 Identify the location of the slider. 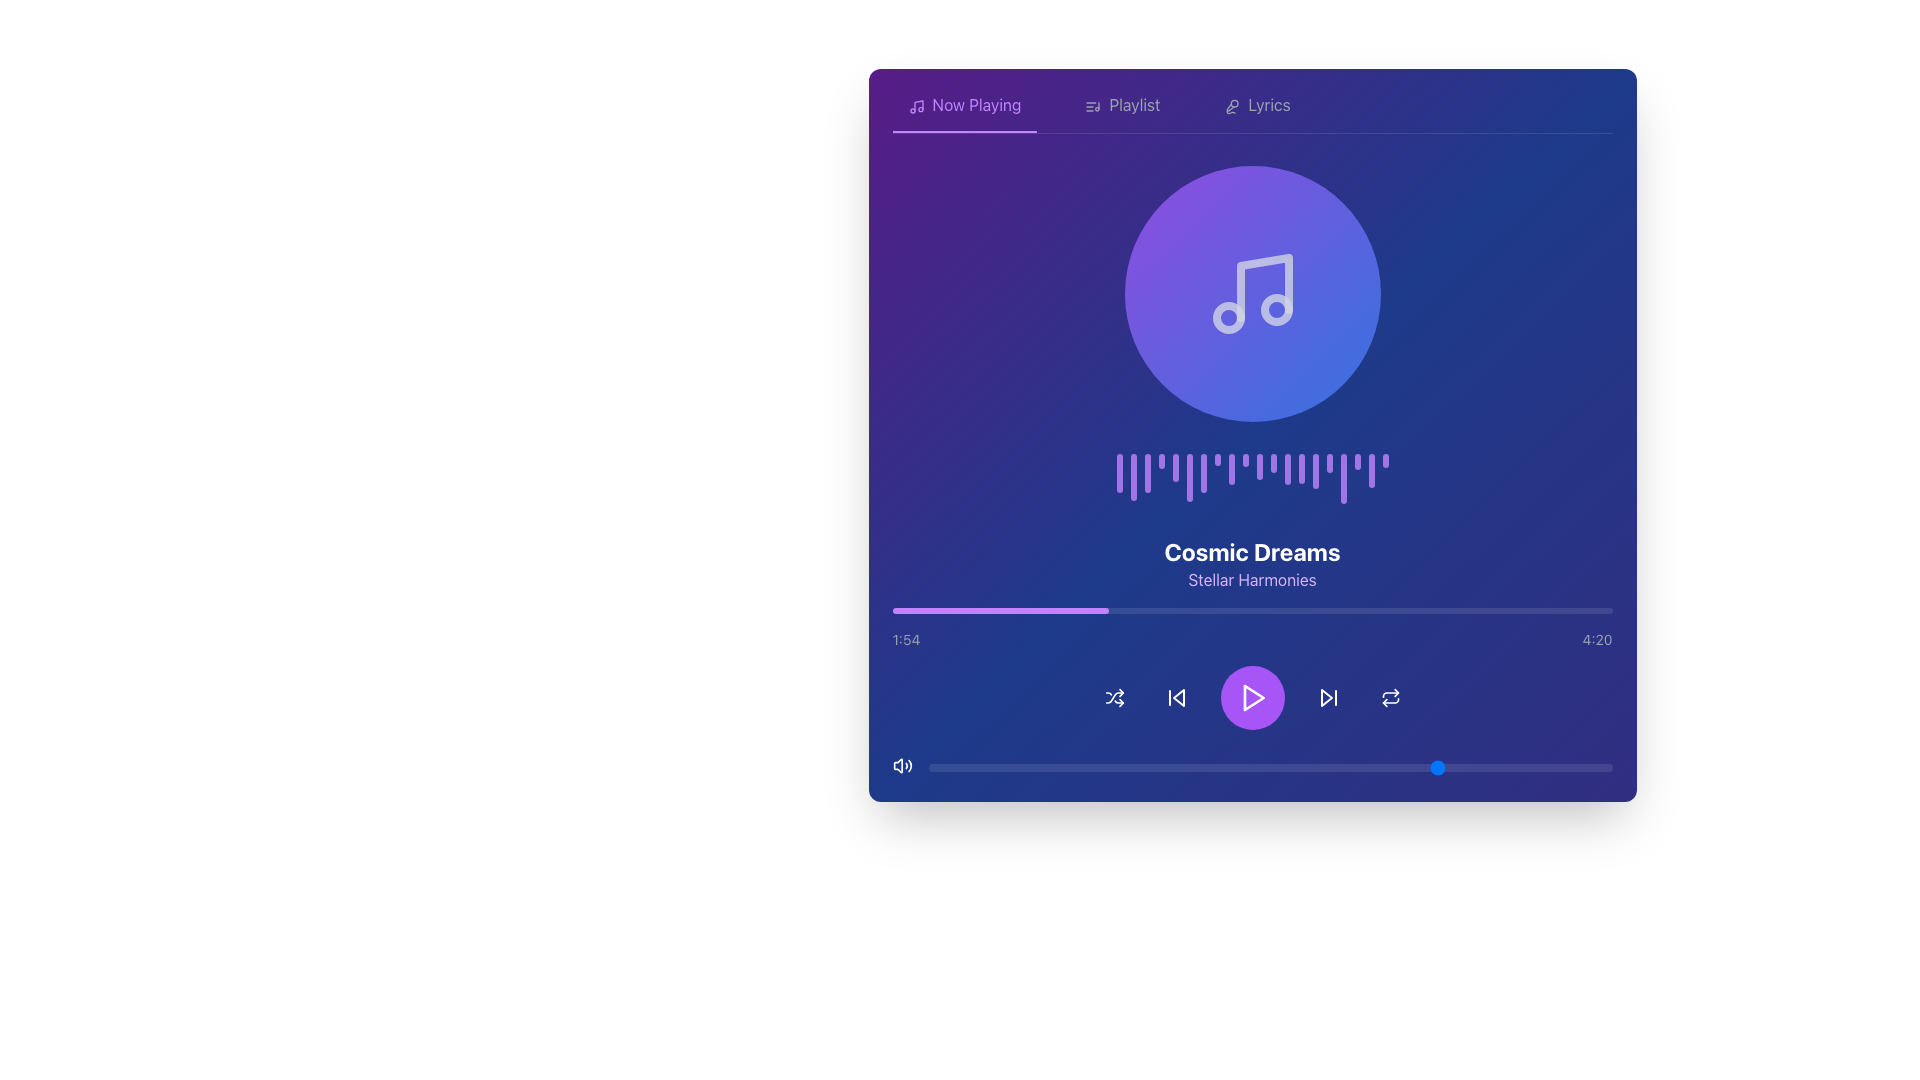
(1098, 766).